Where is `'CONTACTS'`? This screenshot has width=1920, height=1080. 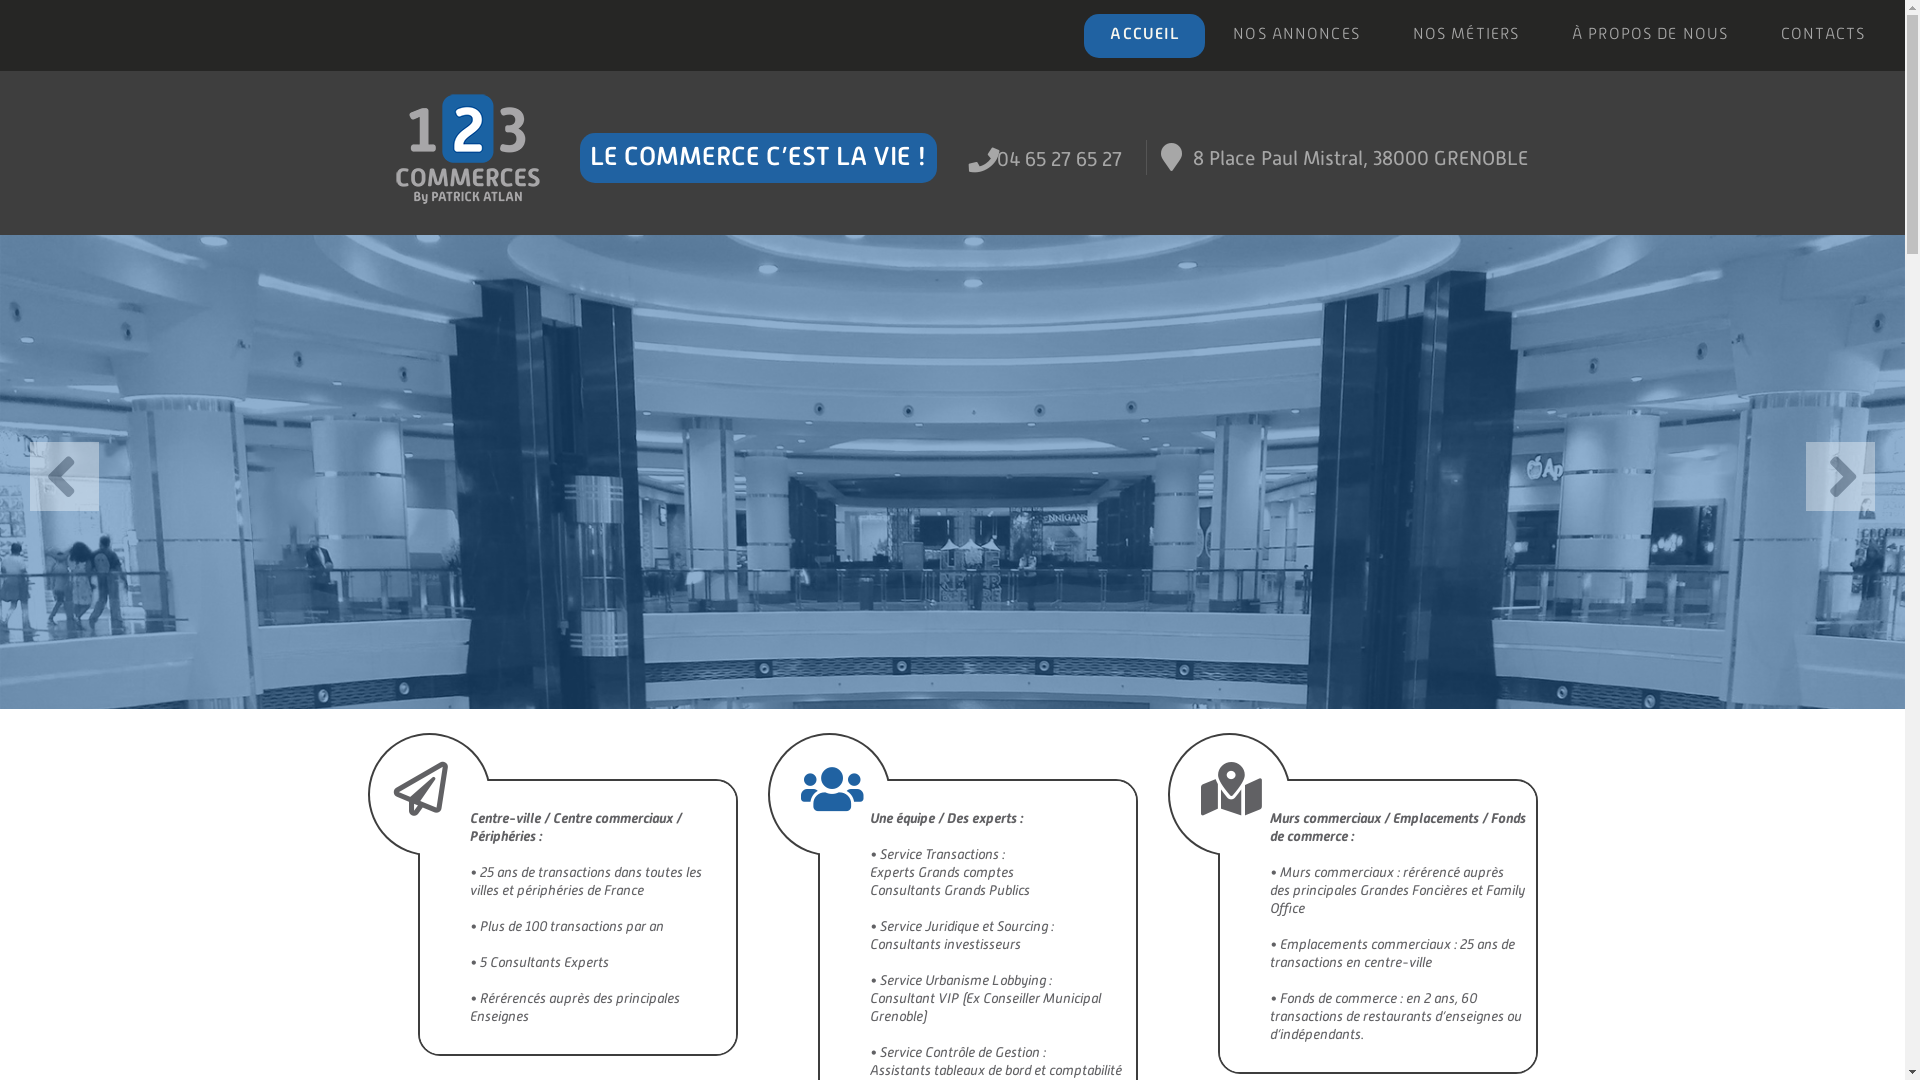 'CONTACTS' is located at coordinates (1822, 35).